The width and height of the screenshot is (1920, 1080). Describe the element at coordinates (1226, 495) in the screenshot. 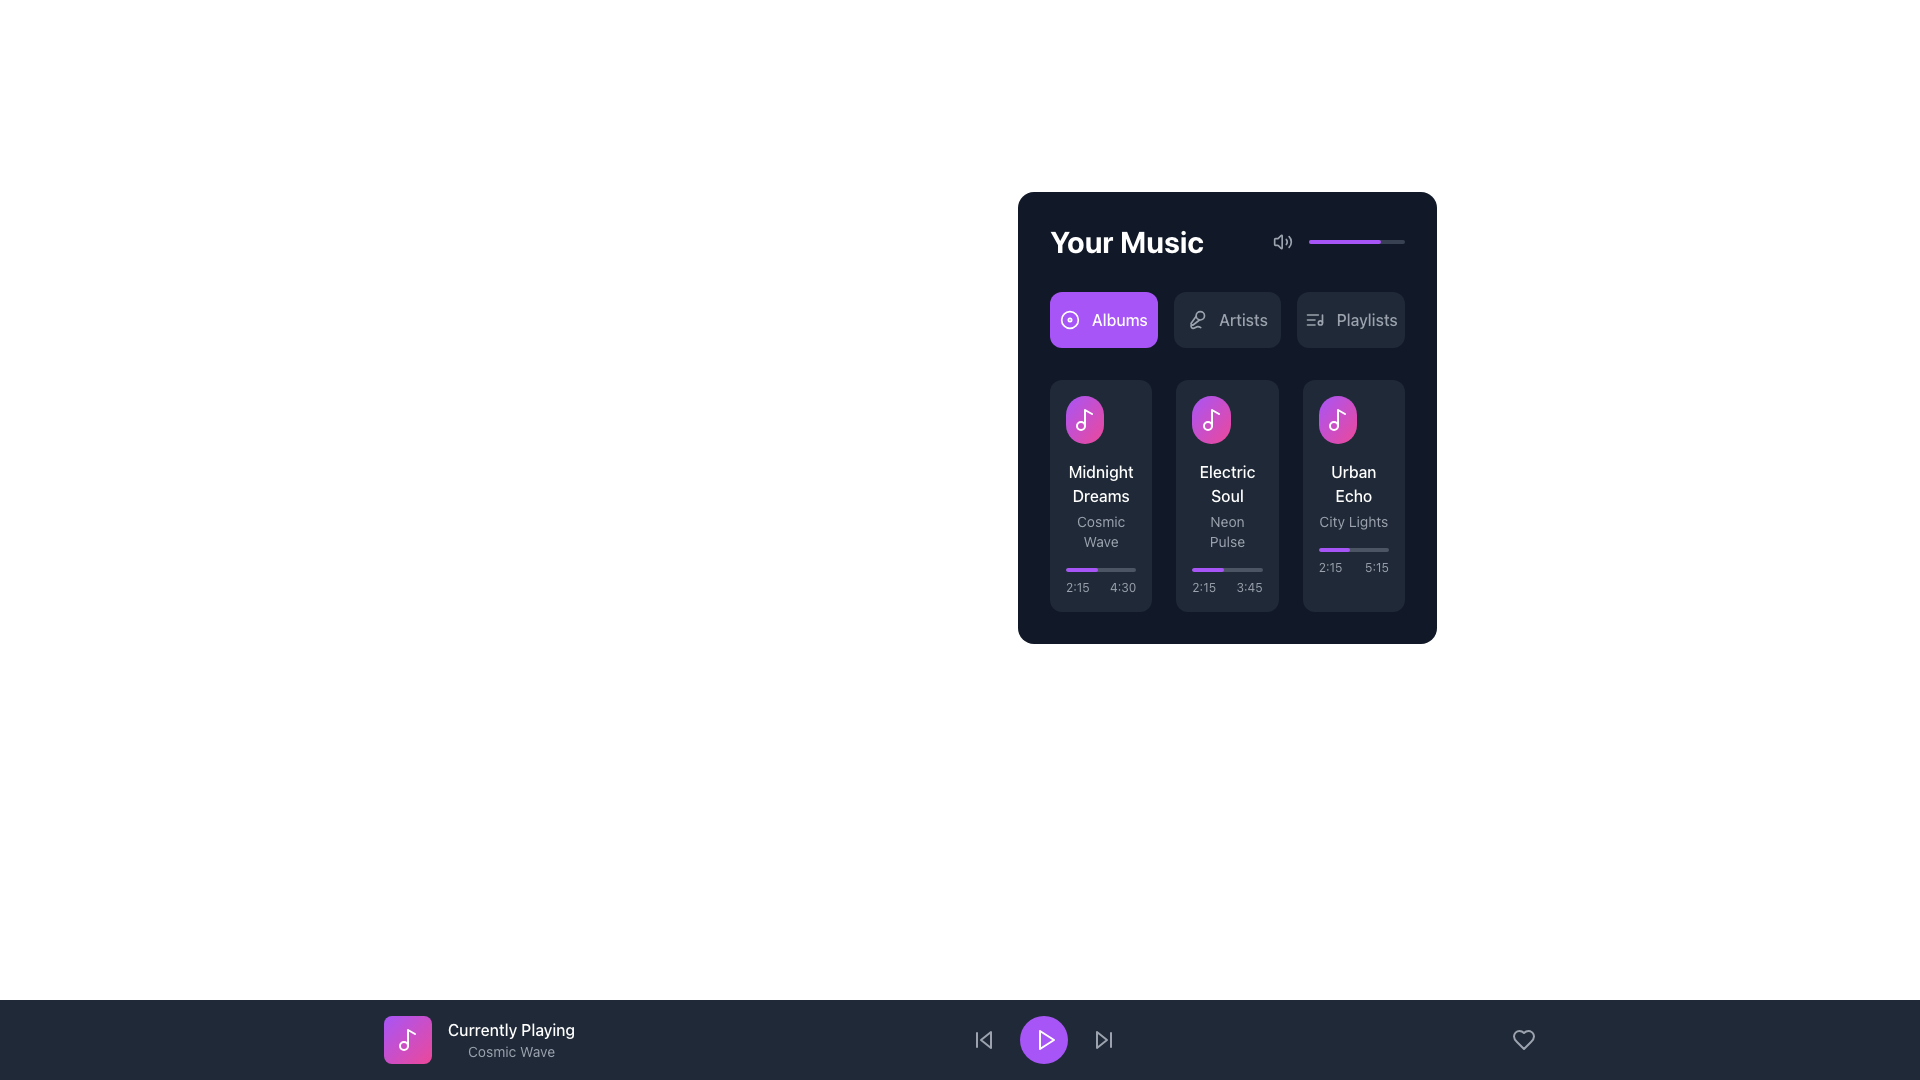

I see `the music album card in the second column of the grid layout labeled 'Your Music', which displays album details and has an interactive play component` at that location.